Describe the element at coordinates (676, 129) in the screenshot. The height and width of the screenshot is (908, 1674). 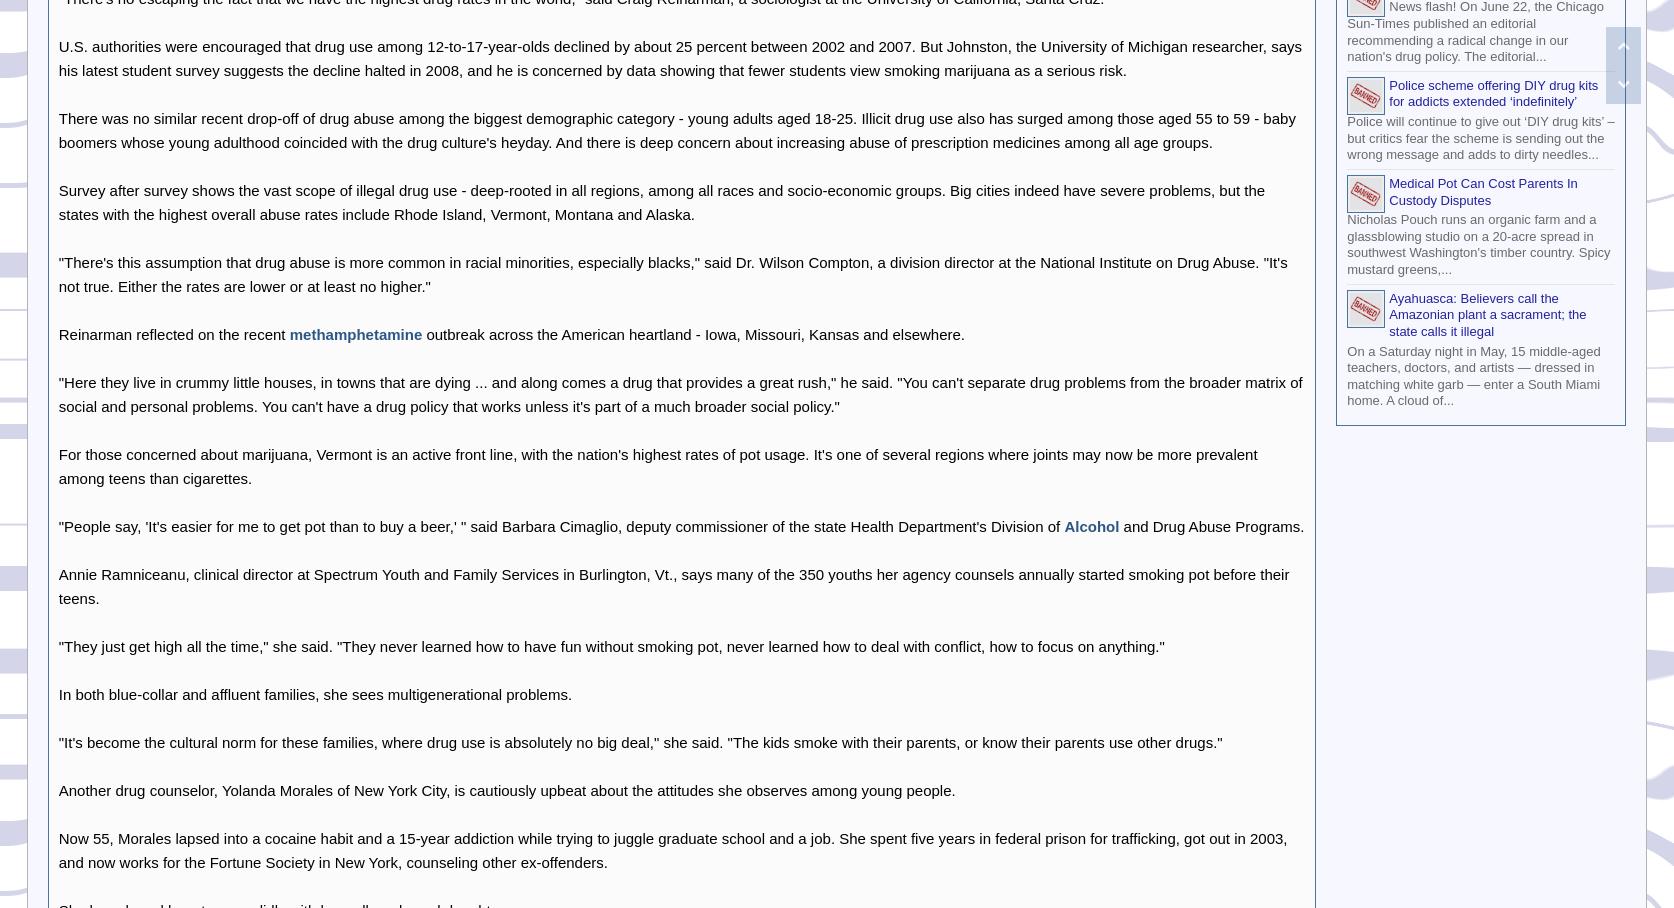
I see `'There was no similar recent drop-off of drug abuse among the biggest demographic category - young adults aged 18-25. Illicit drug use also has surged among those aged 55 to 59 - baby boomers whose young adulthood coincided with the drug culture's heyday. And there is deep concern about increasing abuse of prescription medicines among all age groups.'` at that location.